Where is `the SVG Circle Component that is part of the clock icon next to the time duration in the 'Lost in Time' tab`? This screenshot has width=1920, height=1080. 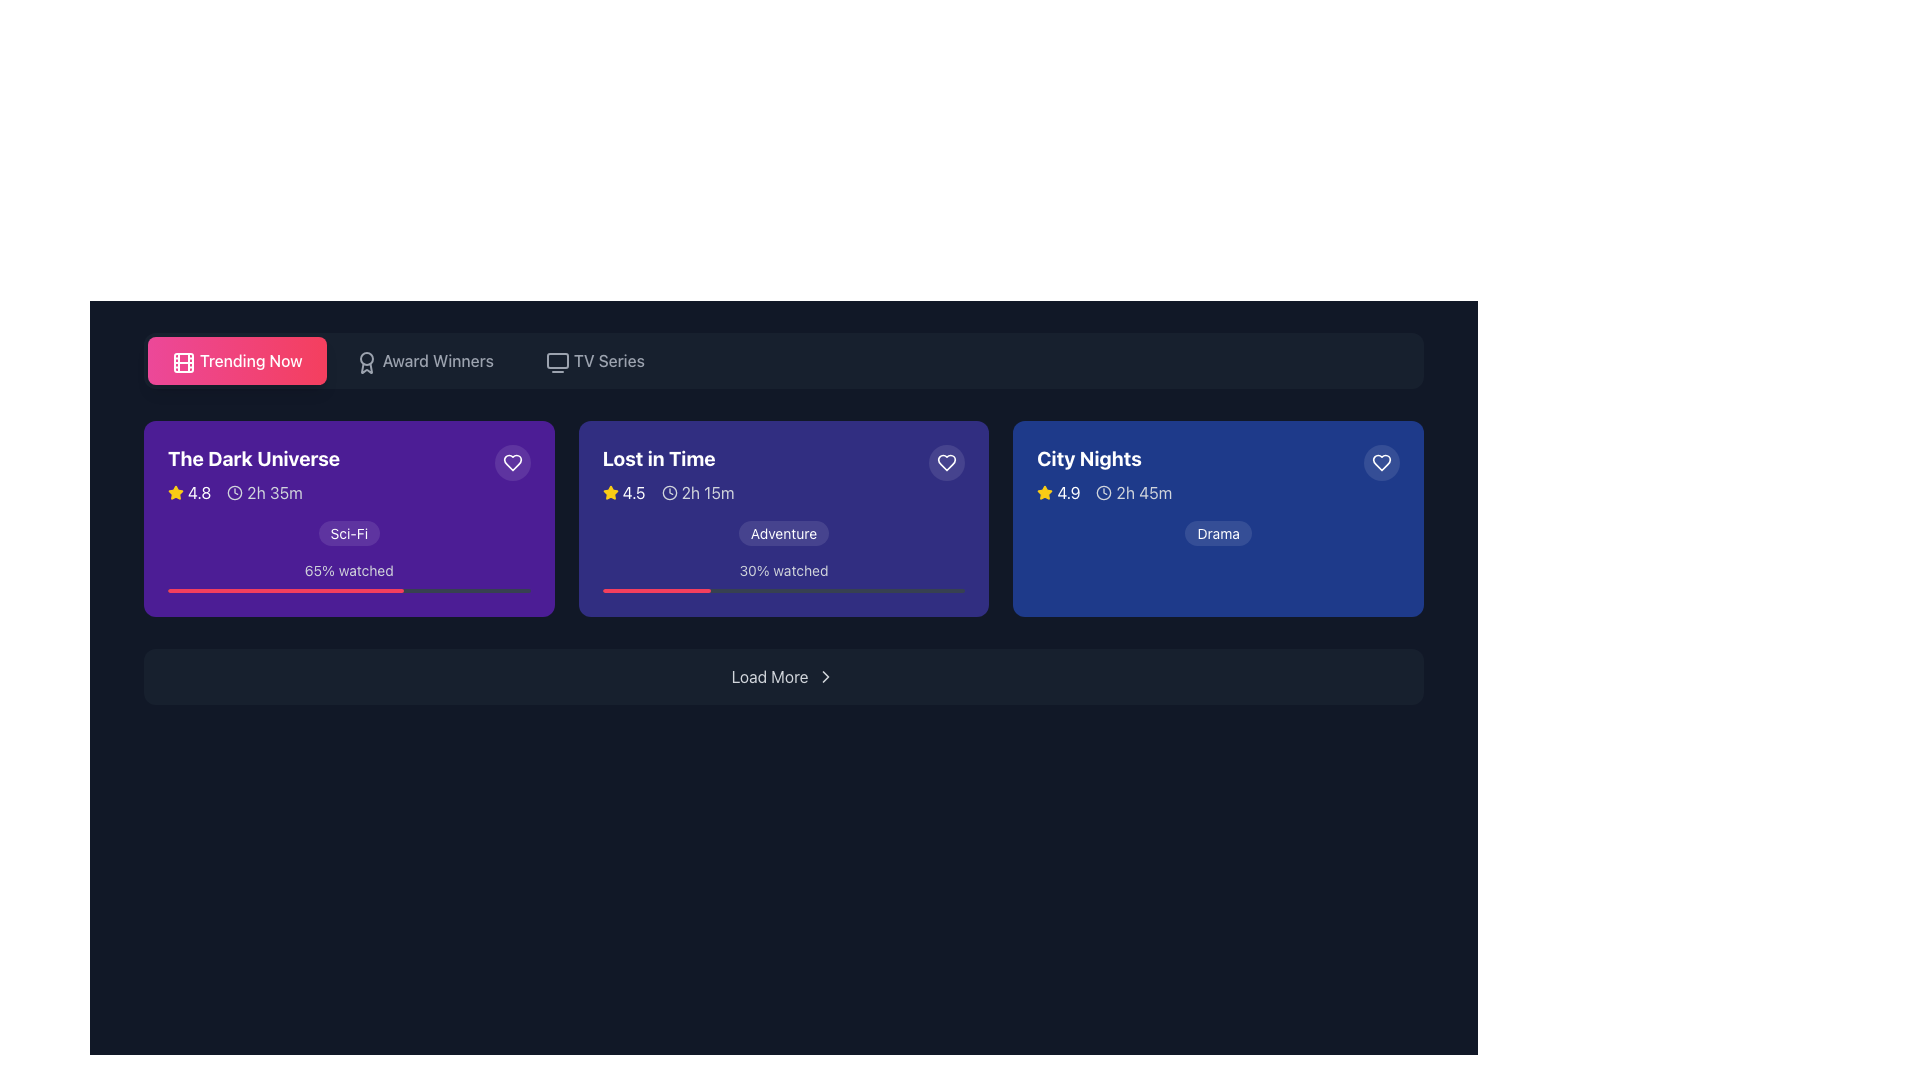
the SVG Circle Component that is part of the clock icon next to the time duration in the 'Lost in Time' tab is located at coordinates (669, 493).